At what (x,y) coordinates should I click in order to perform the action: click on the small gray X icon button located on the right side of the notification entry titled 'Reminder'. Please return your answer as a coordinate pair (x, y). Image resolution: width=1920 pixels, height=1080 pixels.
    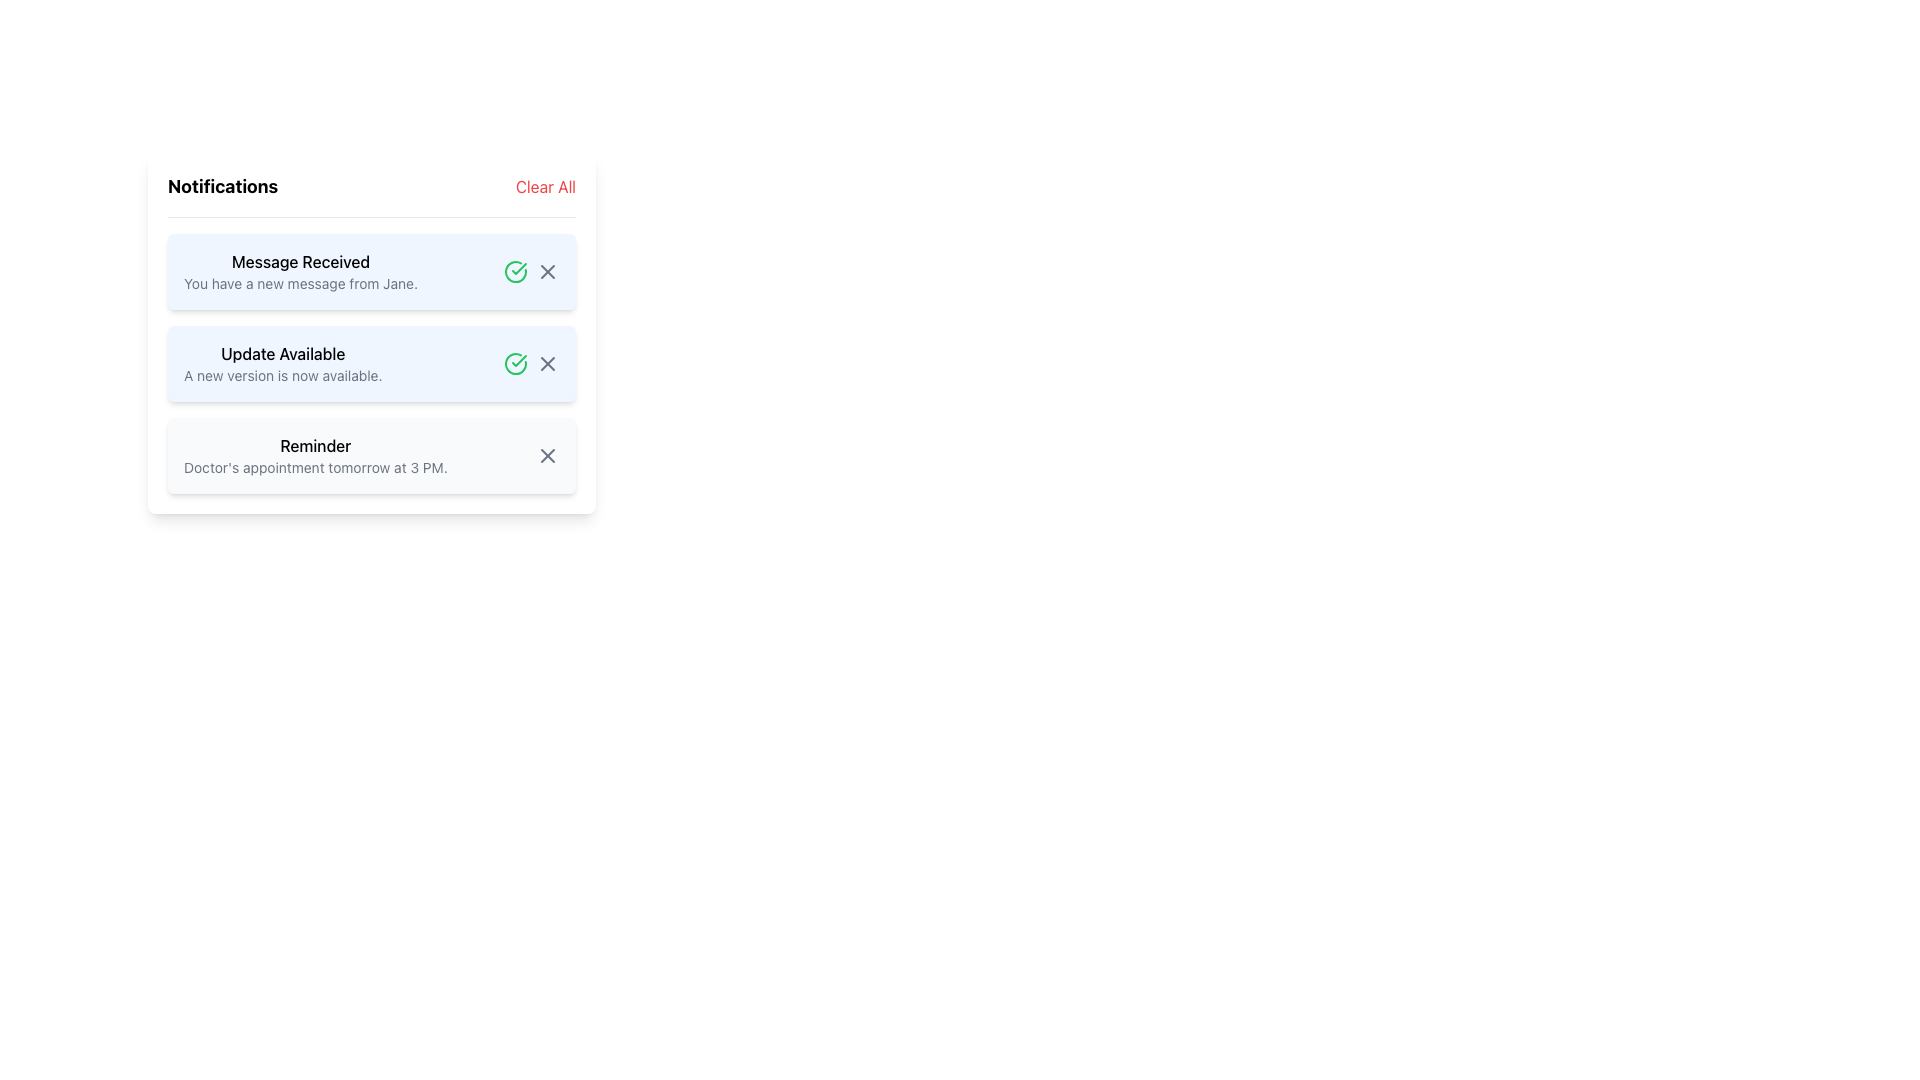
    Looking at the image, I should click on (547, 455).